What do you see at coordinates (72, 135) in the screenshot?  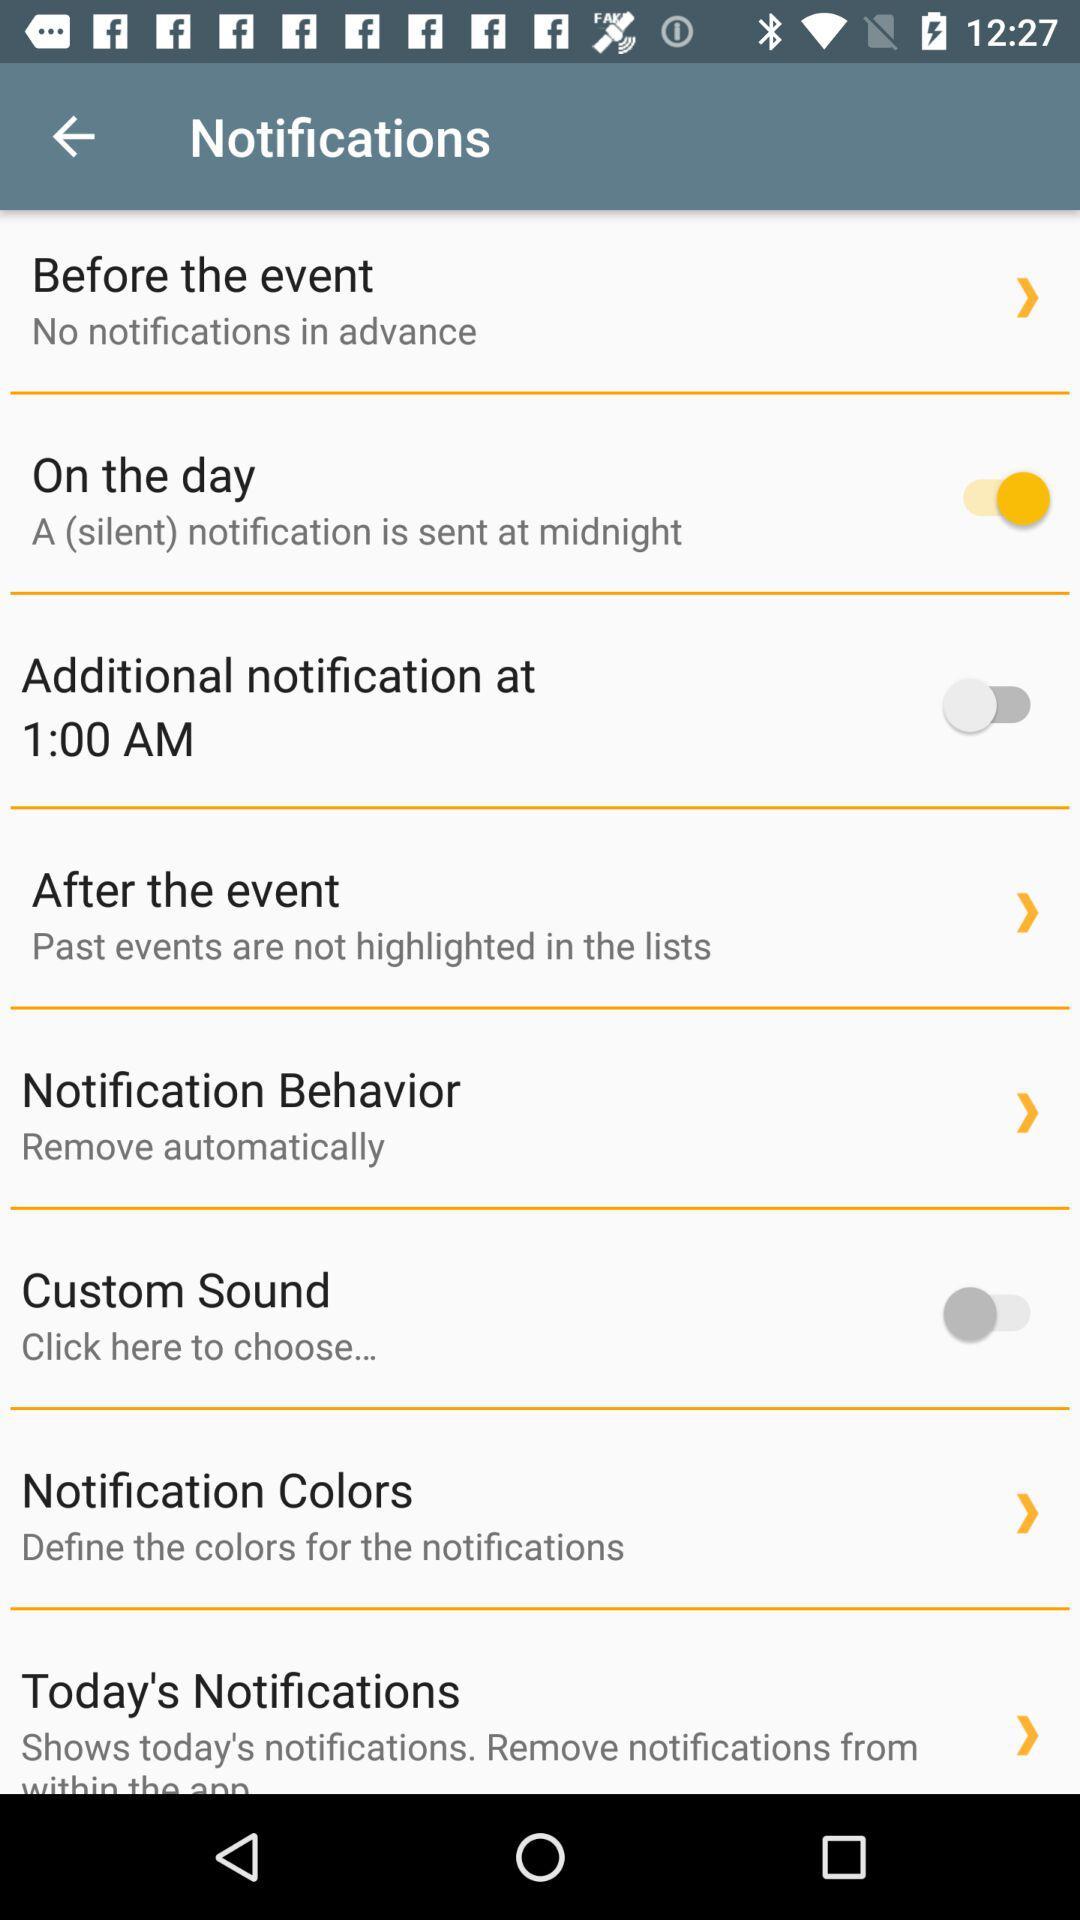 I see `icon next to notifications icon` at bounding box center [72, 135].